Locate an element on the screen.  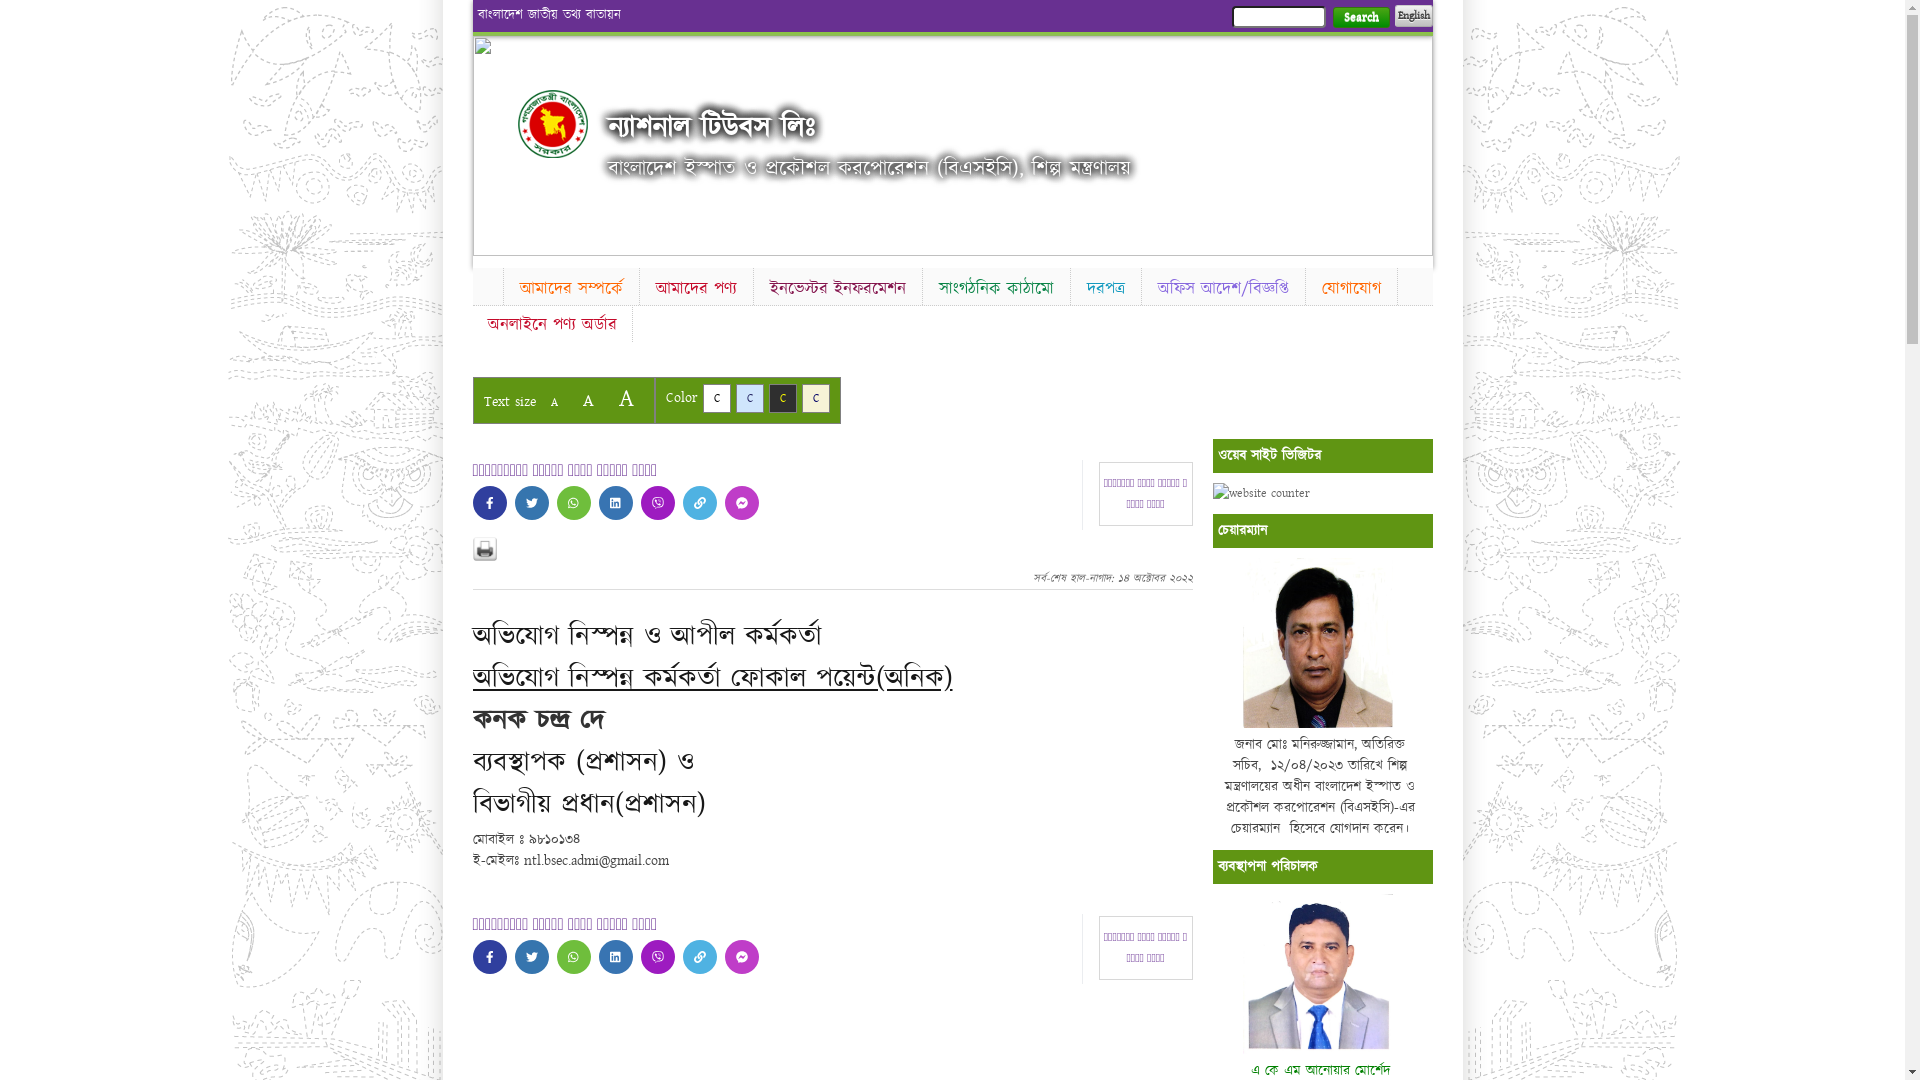
'C' is located at coordinates (816, 398).